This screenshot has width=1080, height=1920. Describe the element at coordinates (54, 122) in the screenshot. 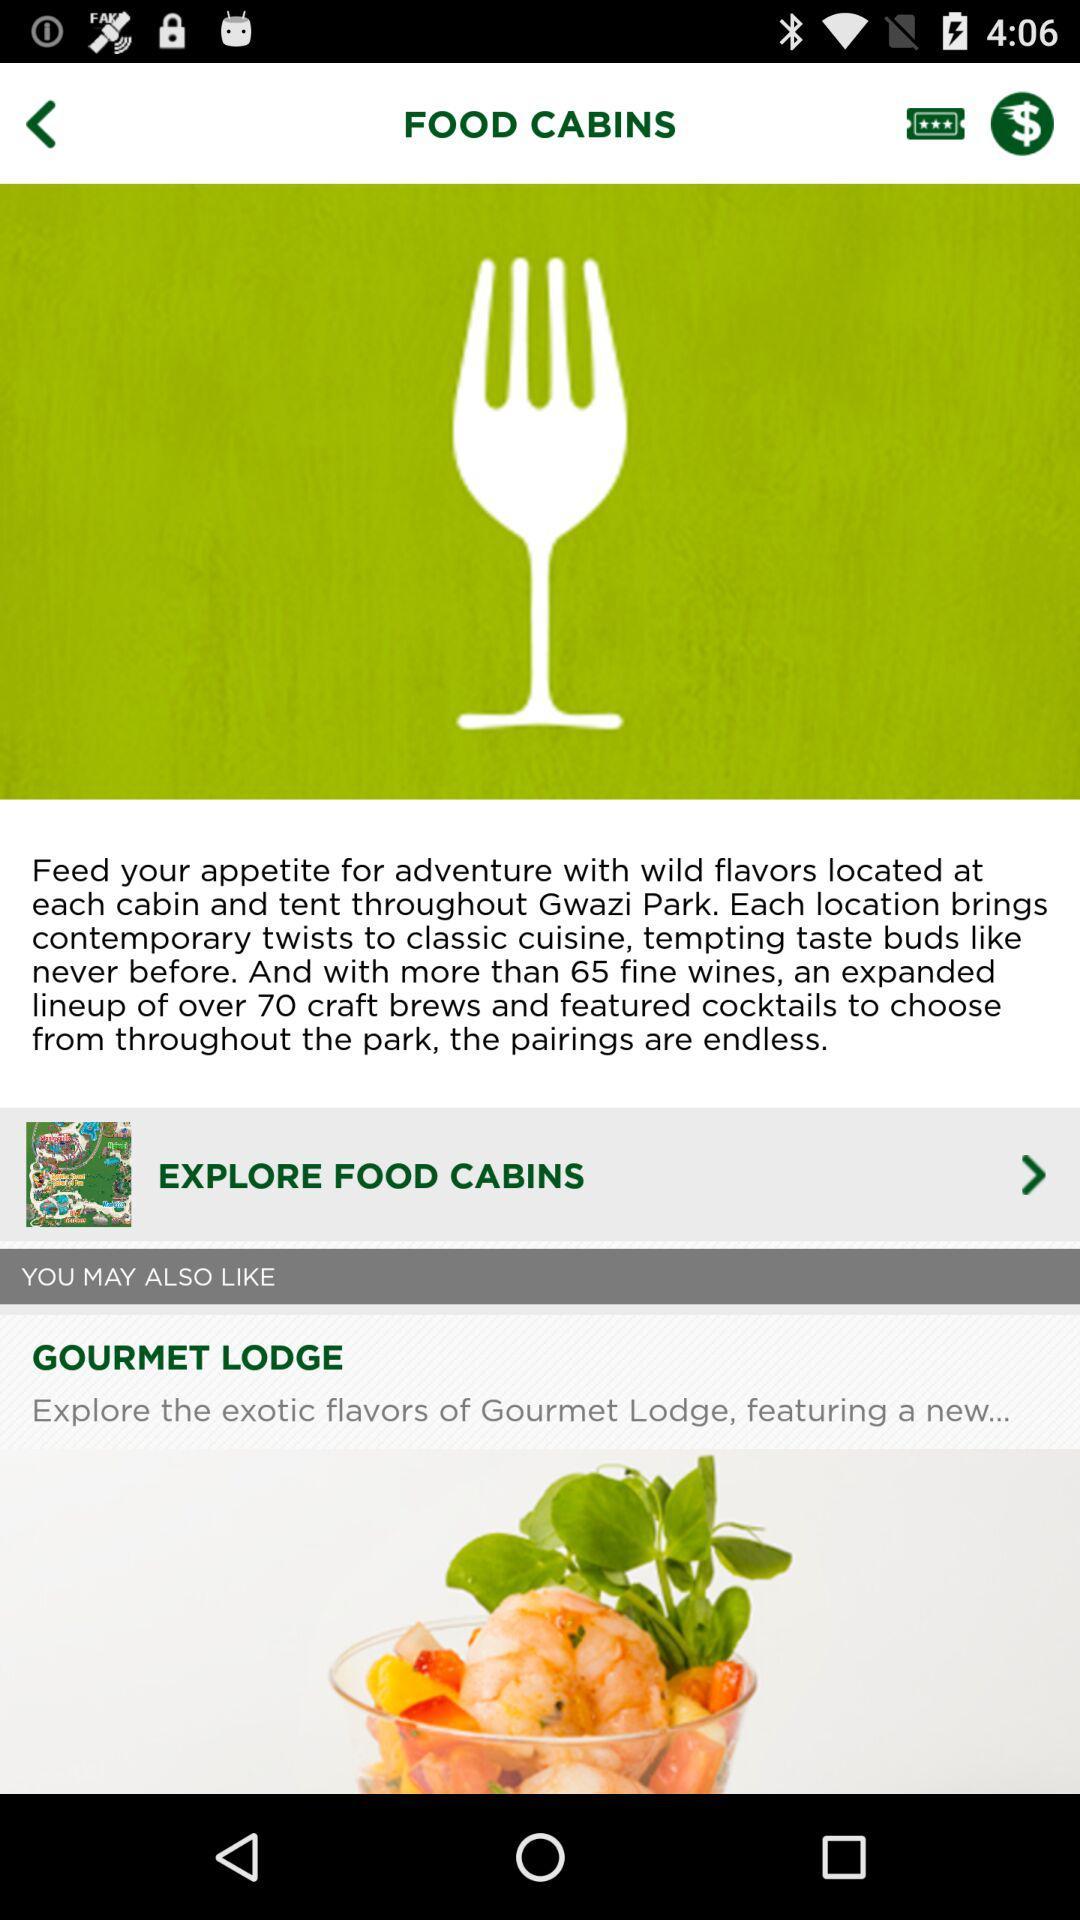

I see `back button previous screen` at that location.